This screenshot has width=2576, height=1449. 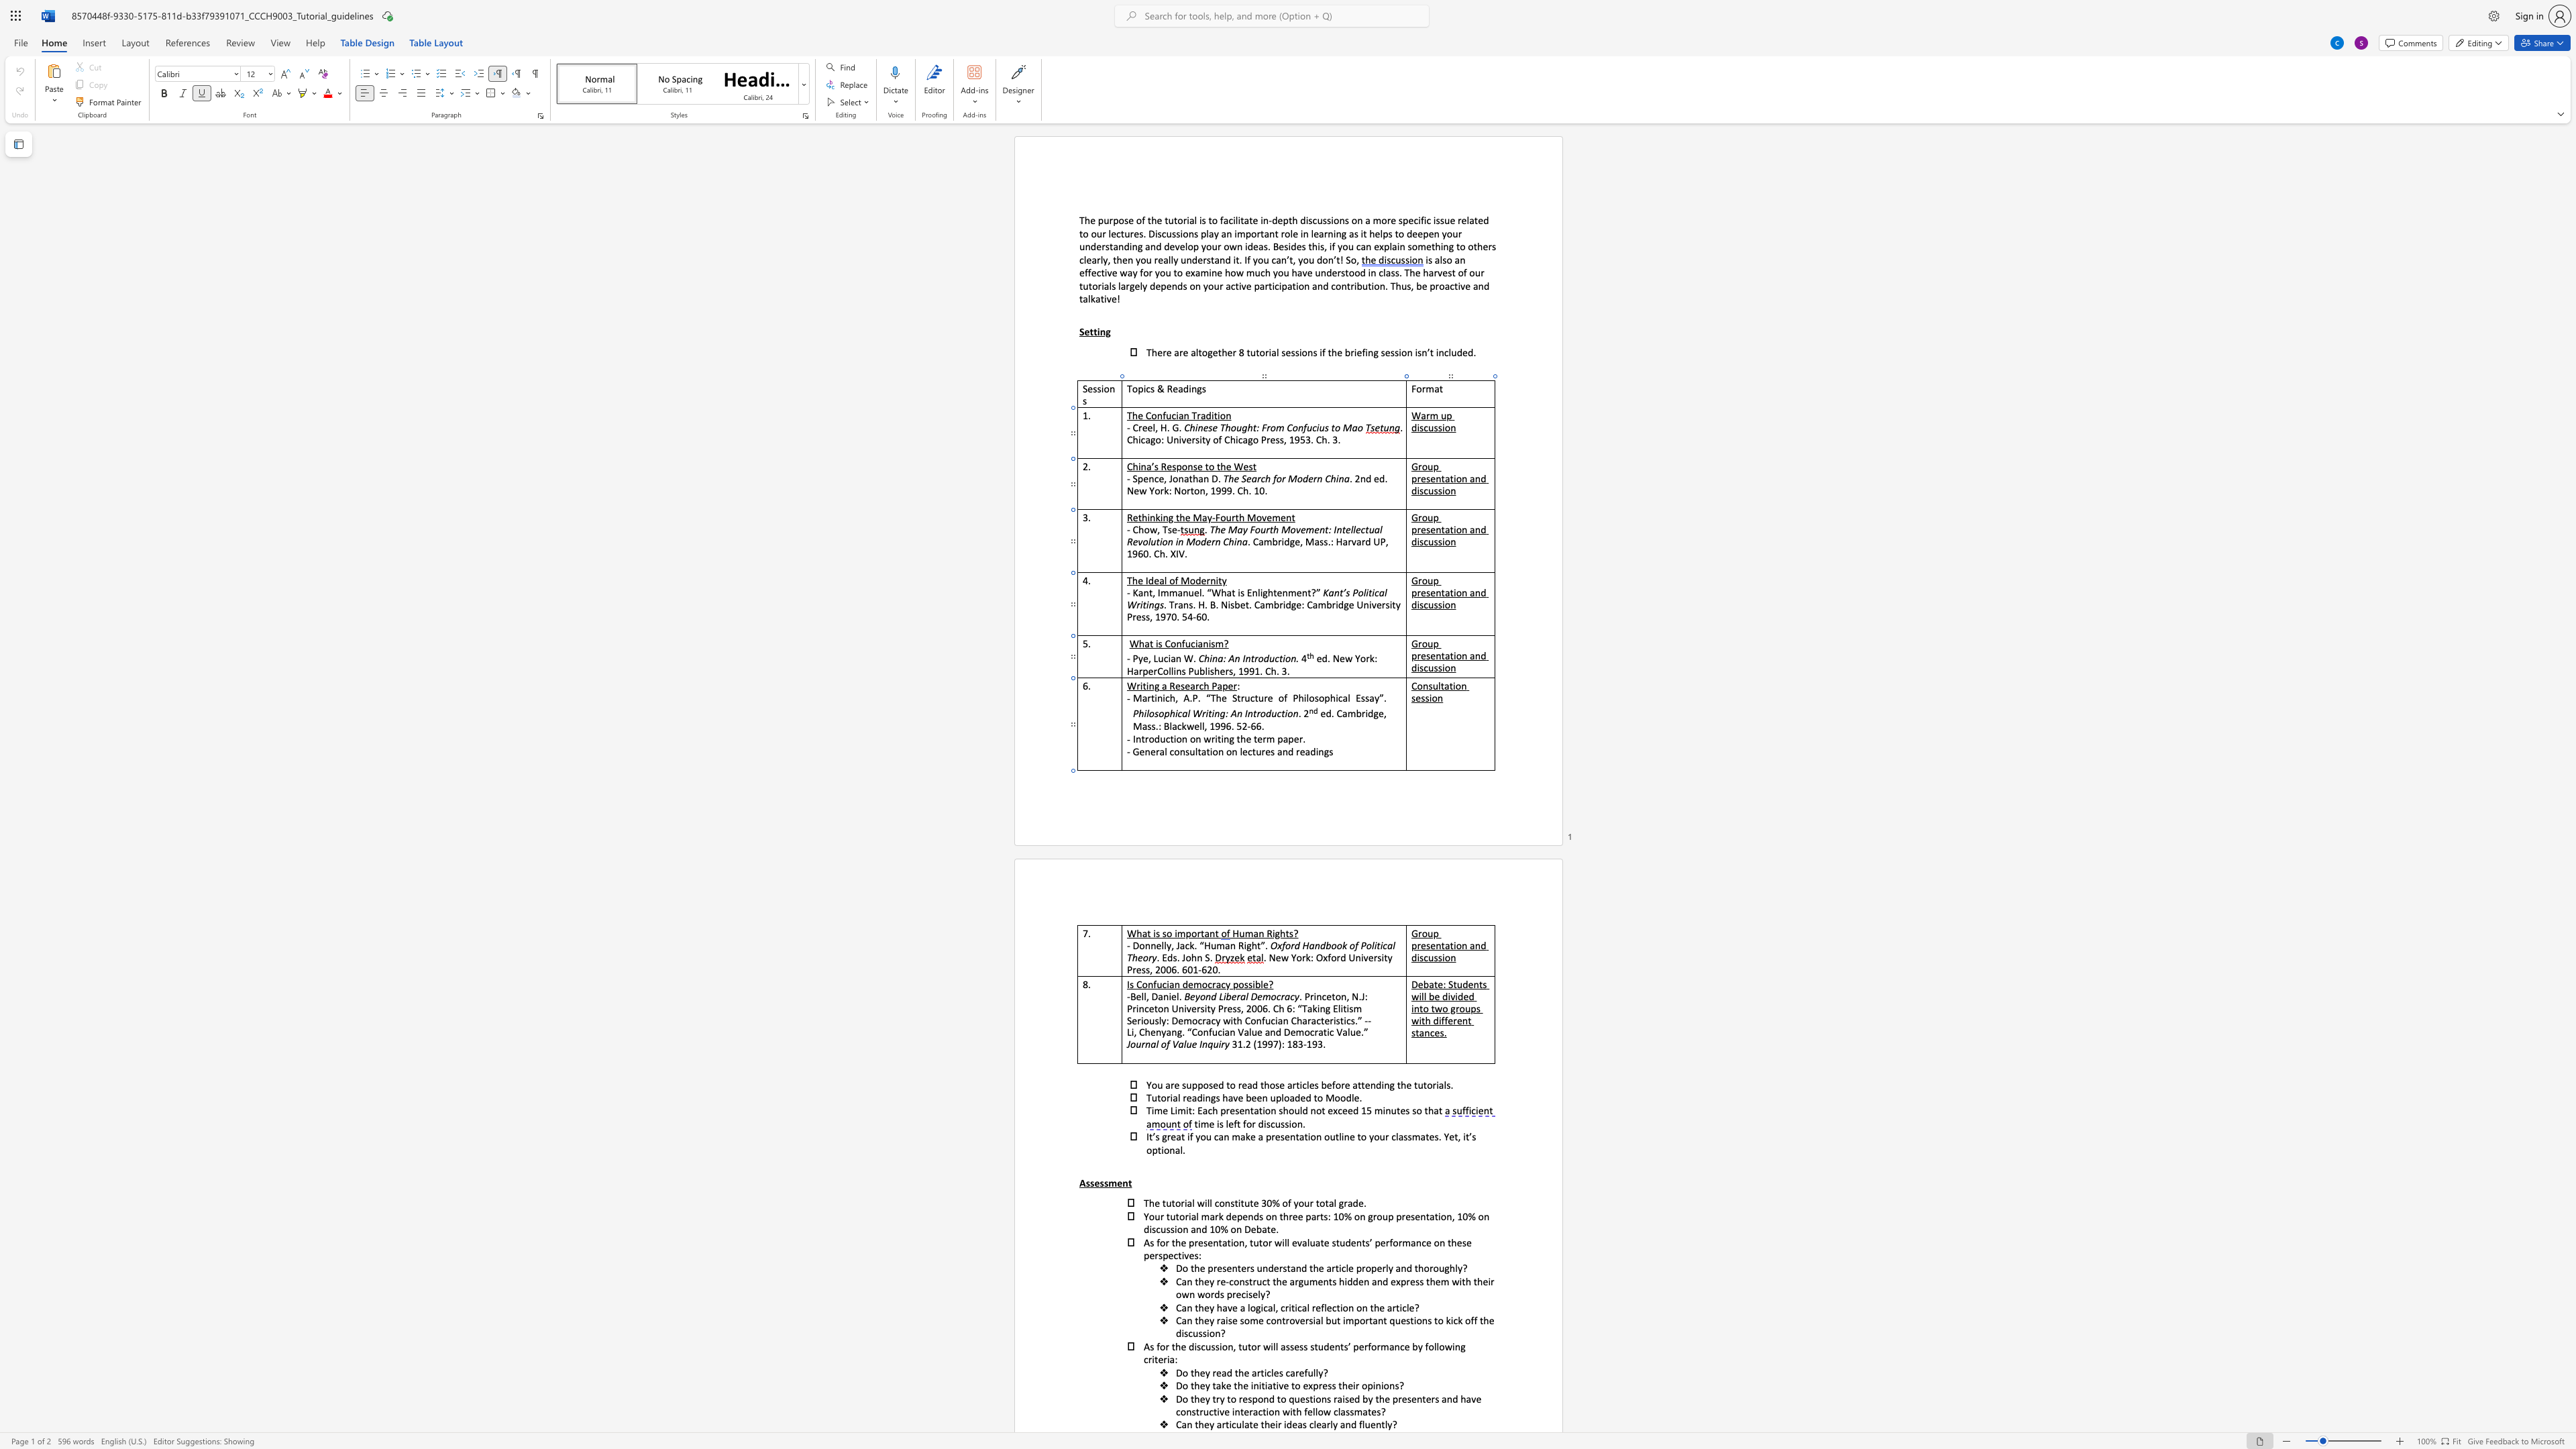 I want to click on the 5th character "i" in the text, so click(x=1285, y=712).